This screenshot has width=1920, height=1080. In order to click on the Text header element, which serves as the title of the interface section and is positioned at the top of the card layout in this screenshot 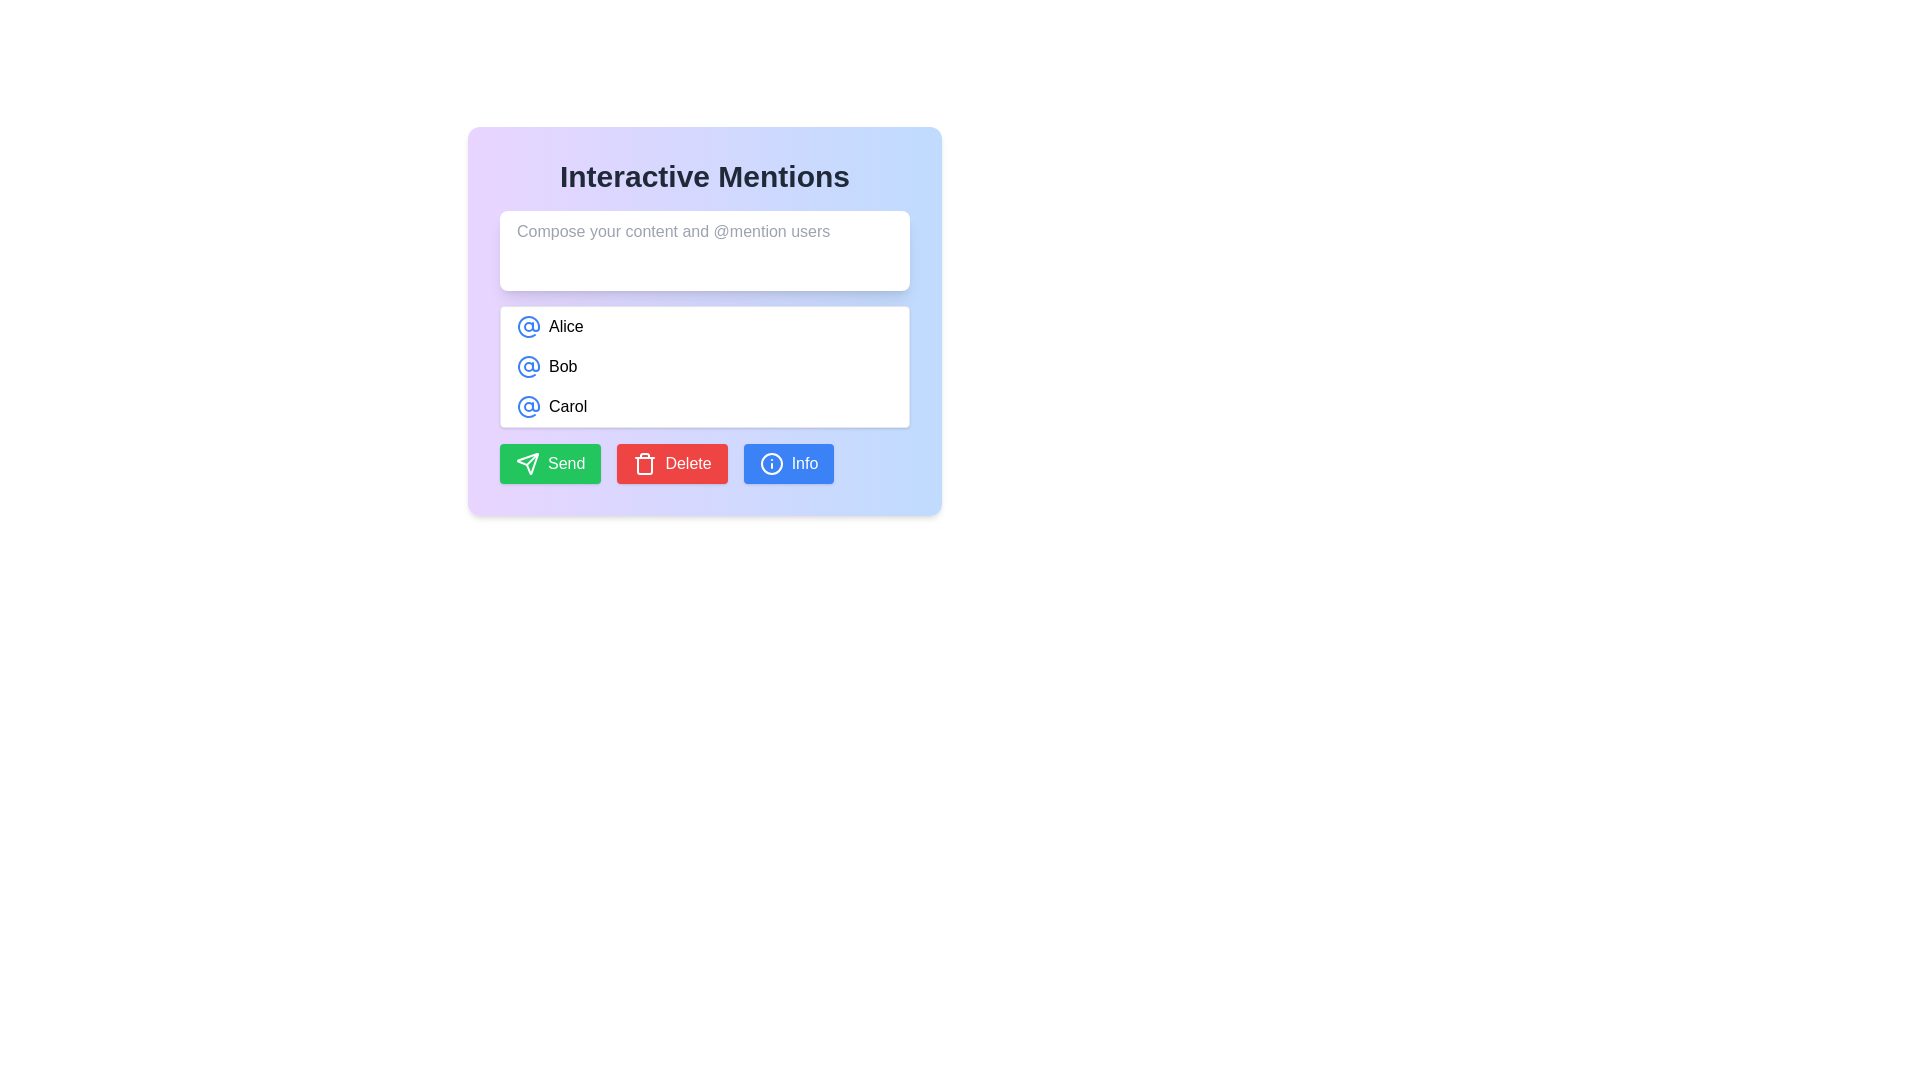, I will do `click(705, 176)`.